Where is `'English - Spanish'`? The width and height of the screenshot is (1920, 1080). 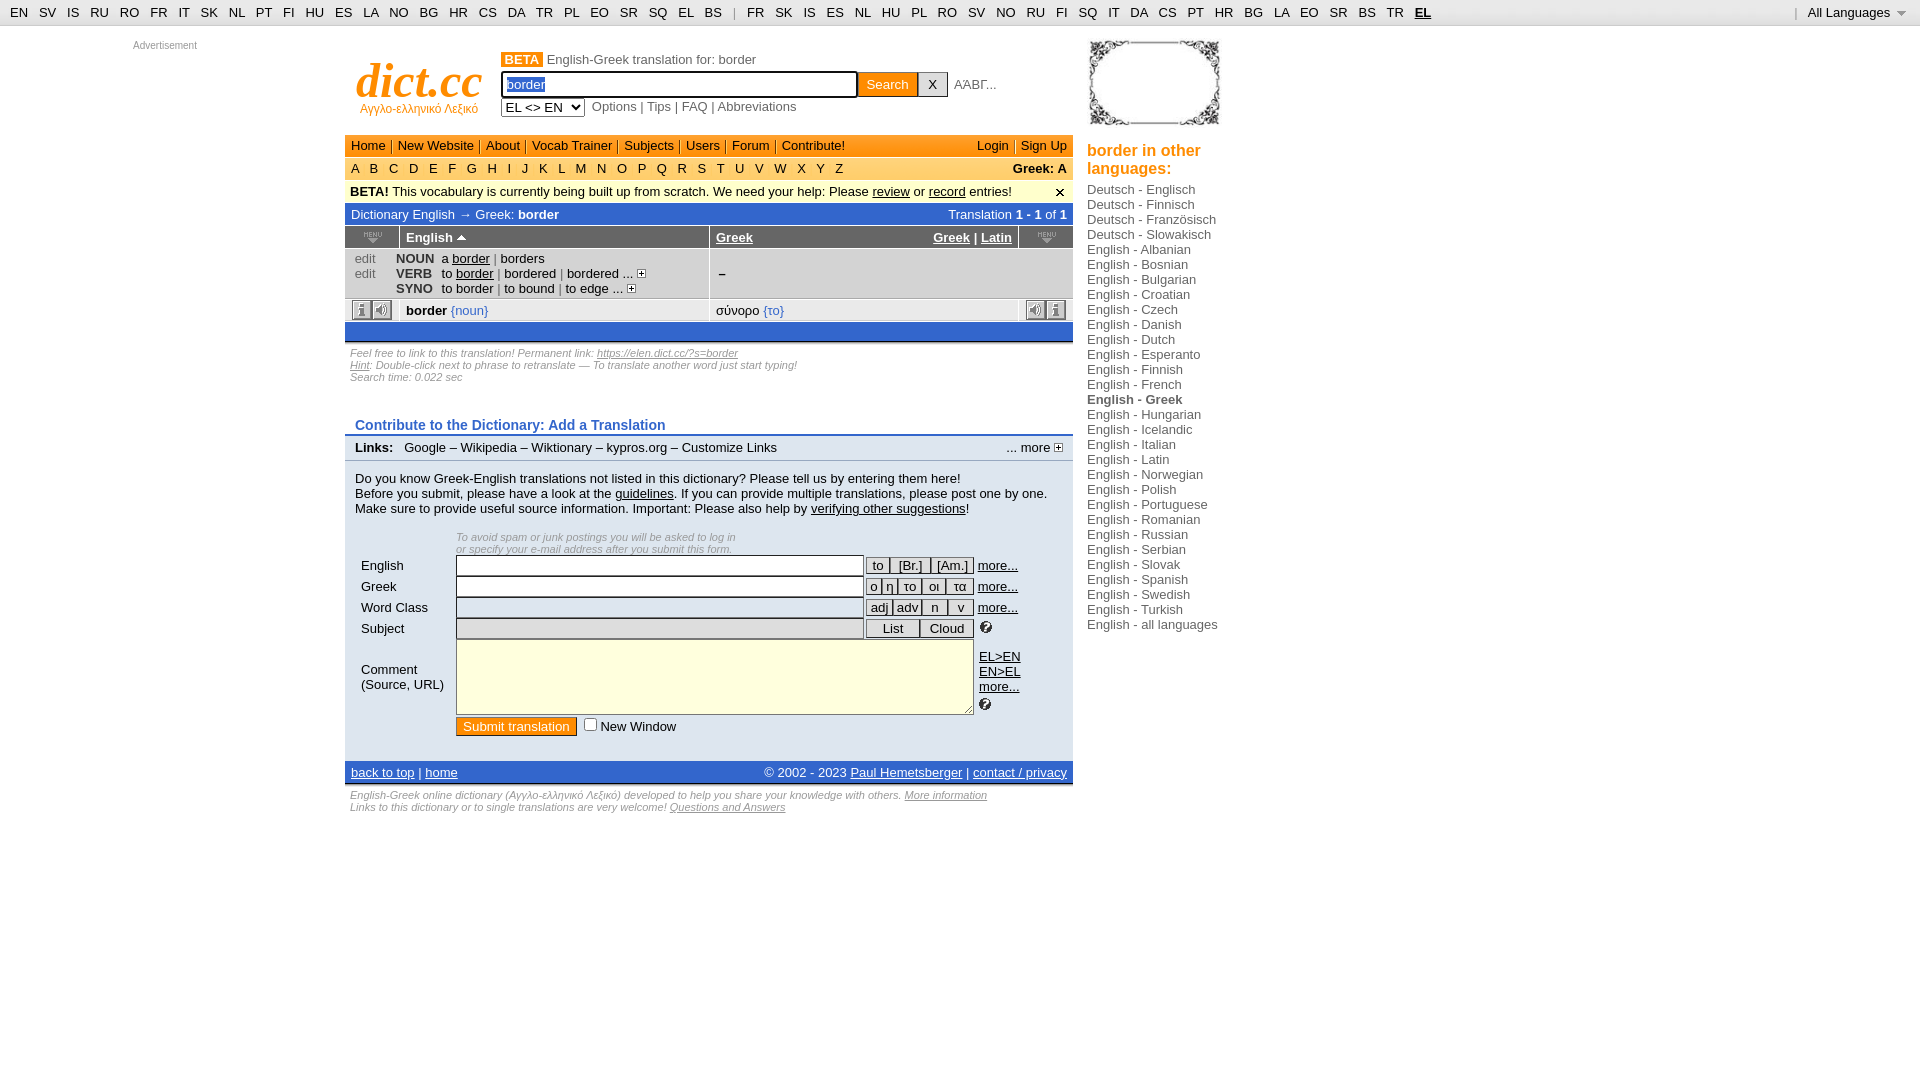 'English - Spanish' is located at coordinates (1137, 579).